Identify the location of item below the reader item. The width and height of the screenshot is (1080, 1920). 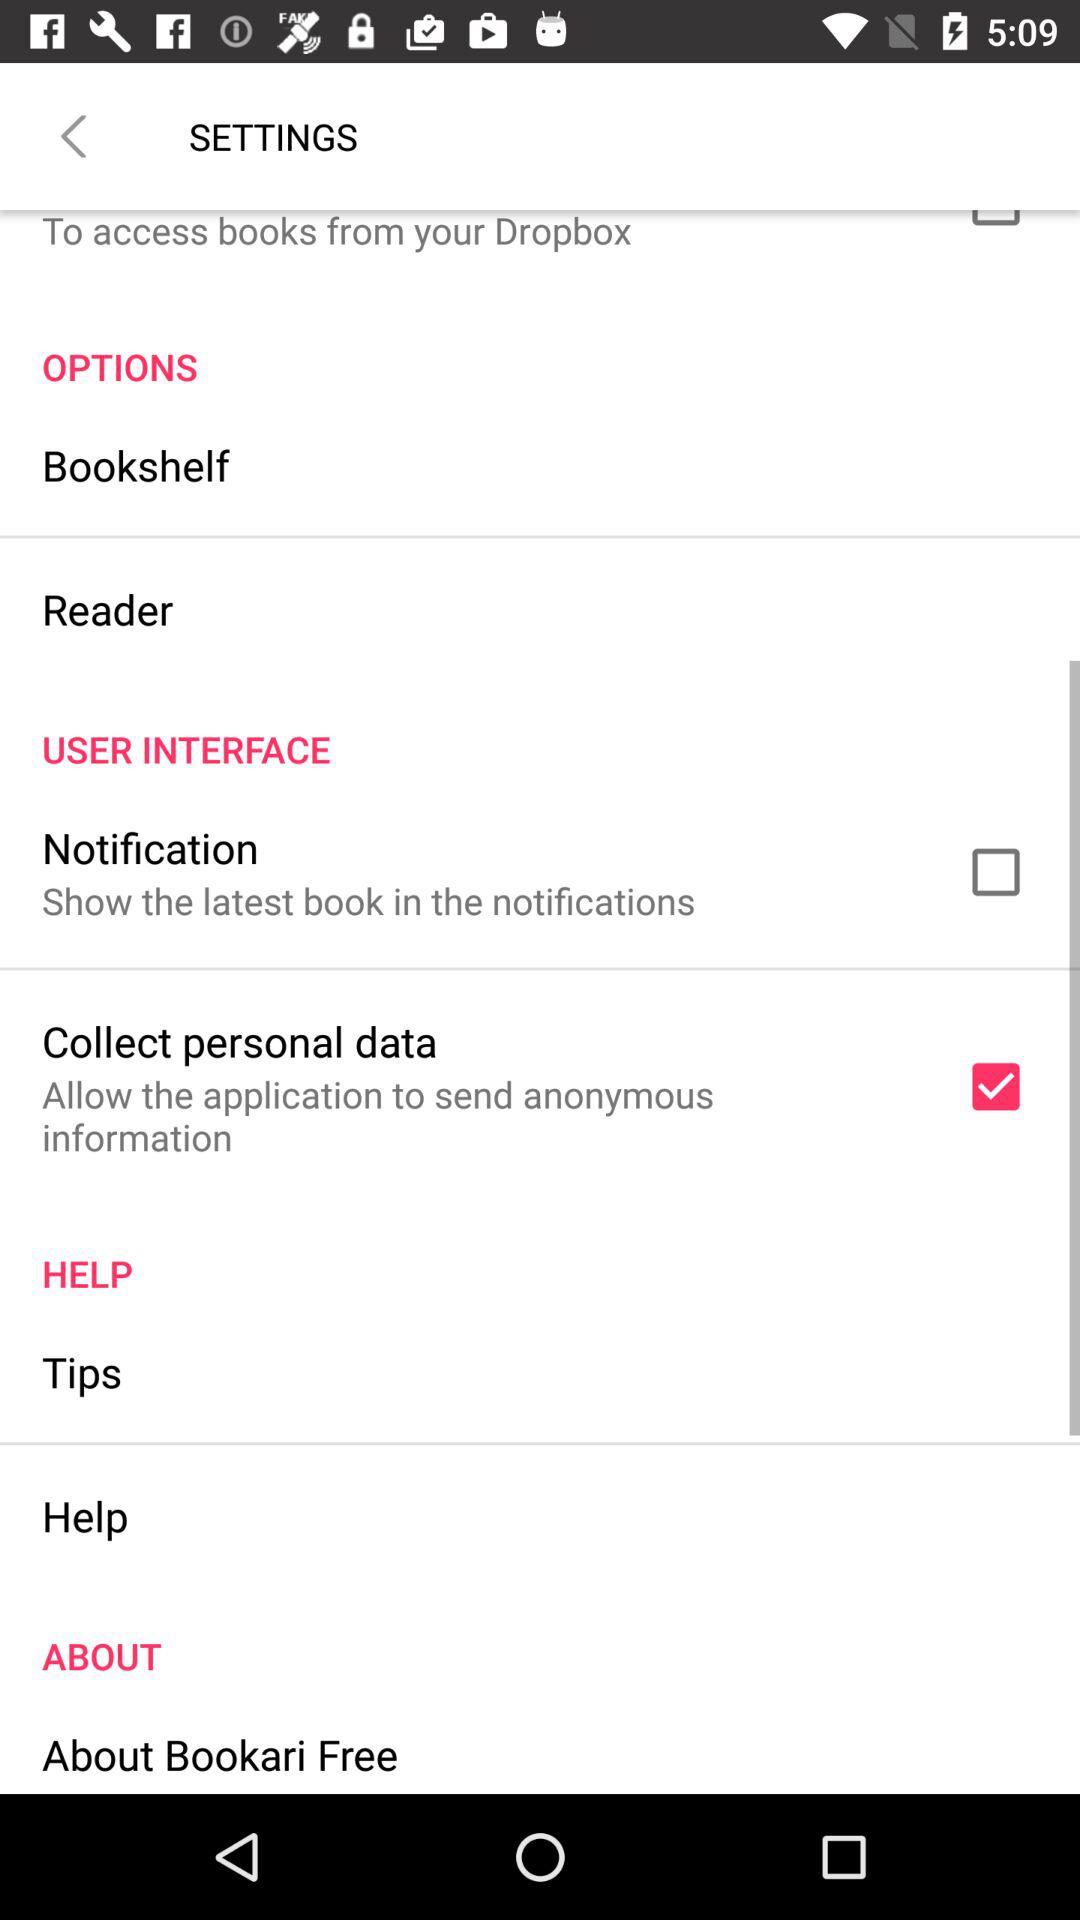
(540, 727).